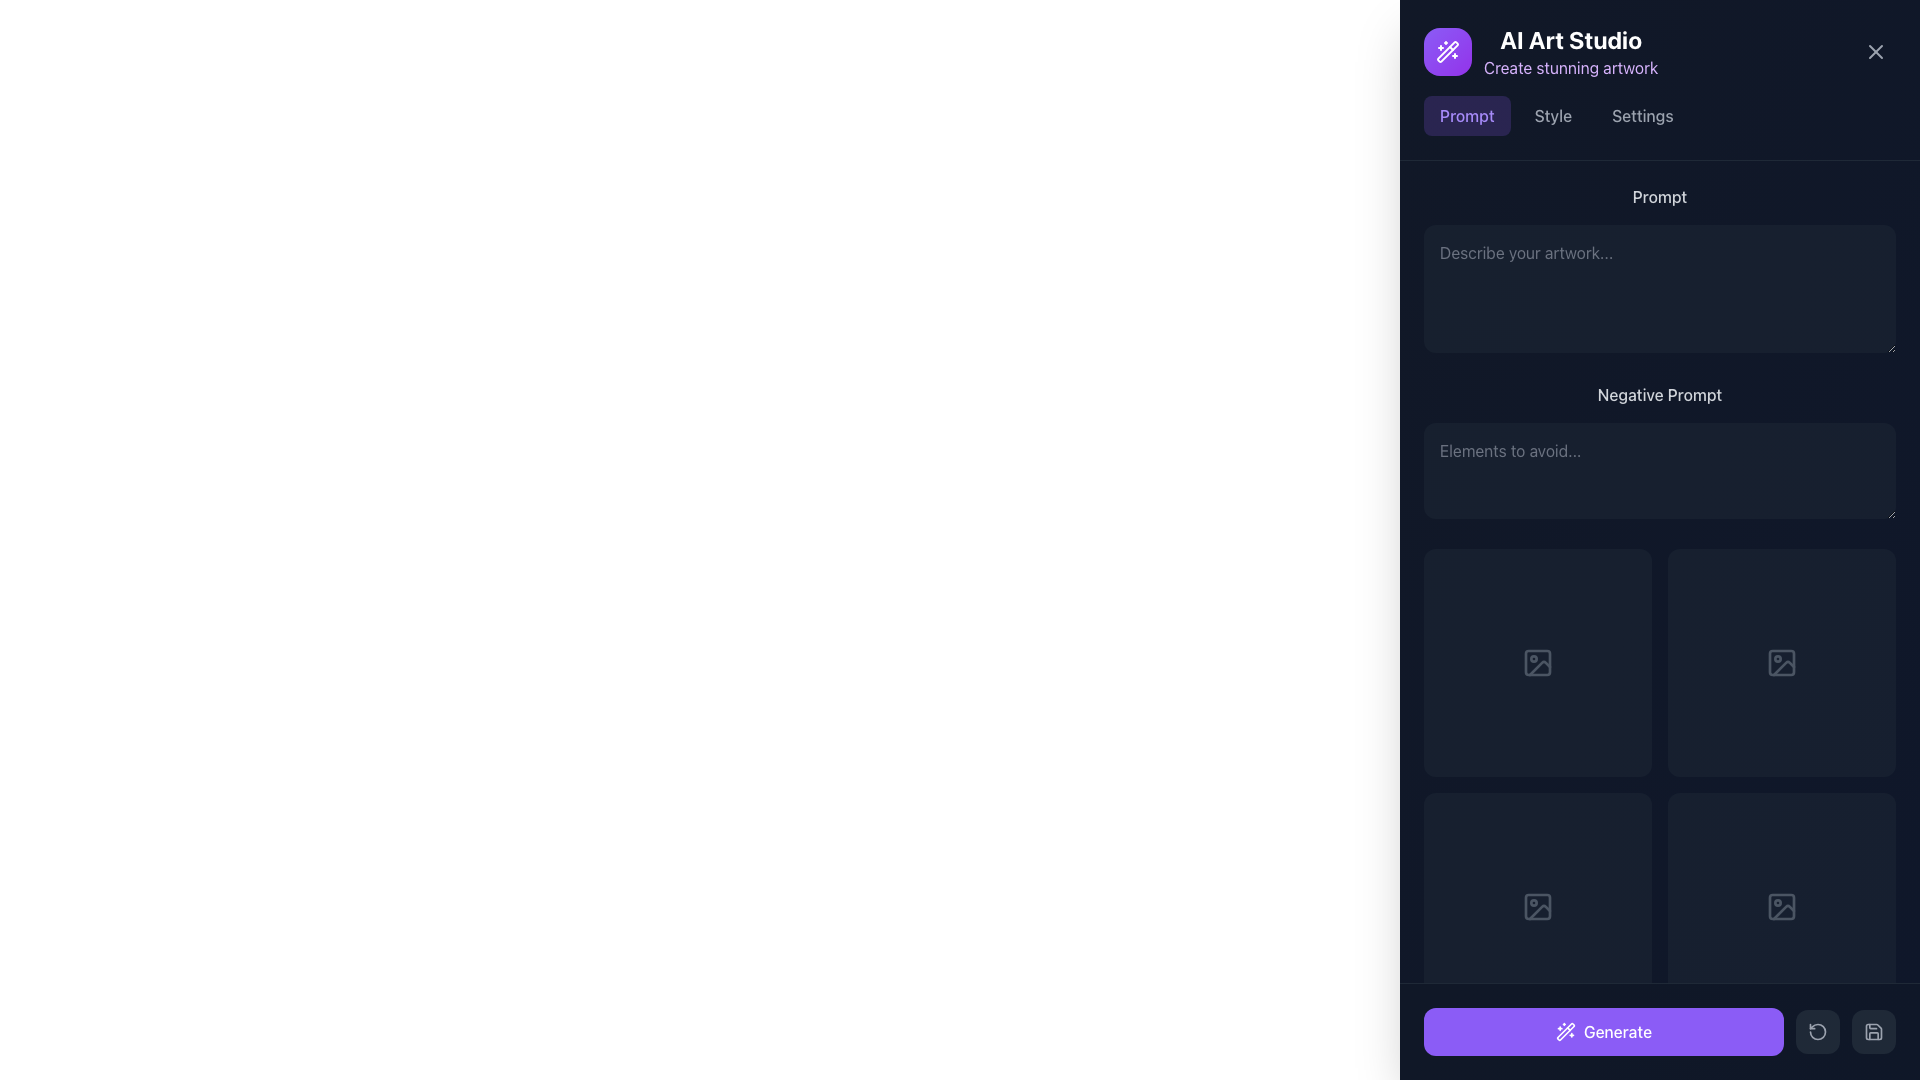 The width and height of the screenshot is (1920, 1080). Describe the element at coordinates (1818, 1032) in the screenshot. I see `the rotate or refresh icon located at the bottom-right corner of the application's interface` at that location.